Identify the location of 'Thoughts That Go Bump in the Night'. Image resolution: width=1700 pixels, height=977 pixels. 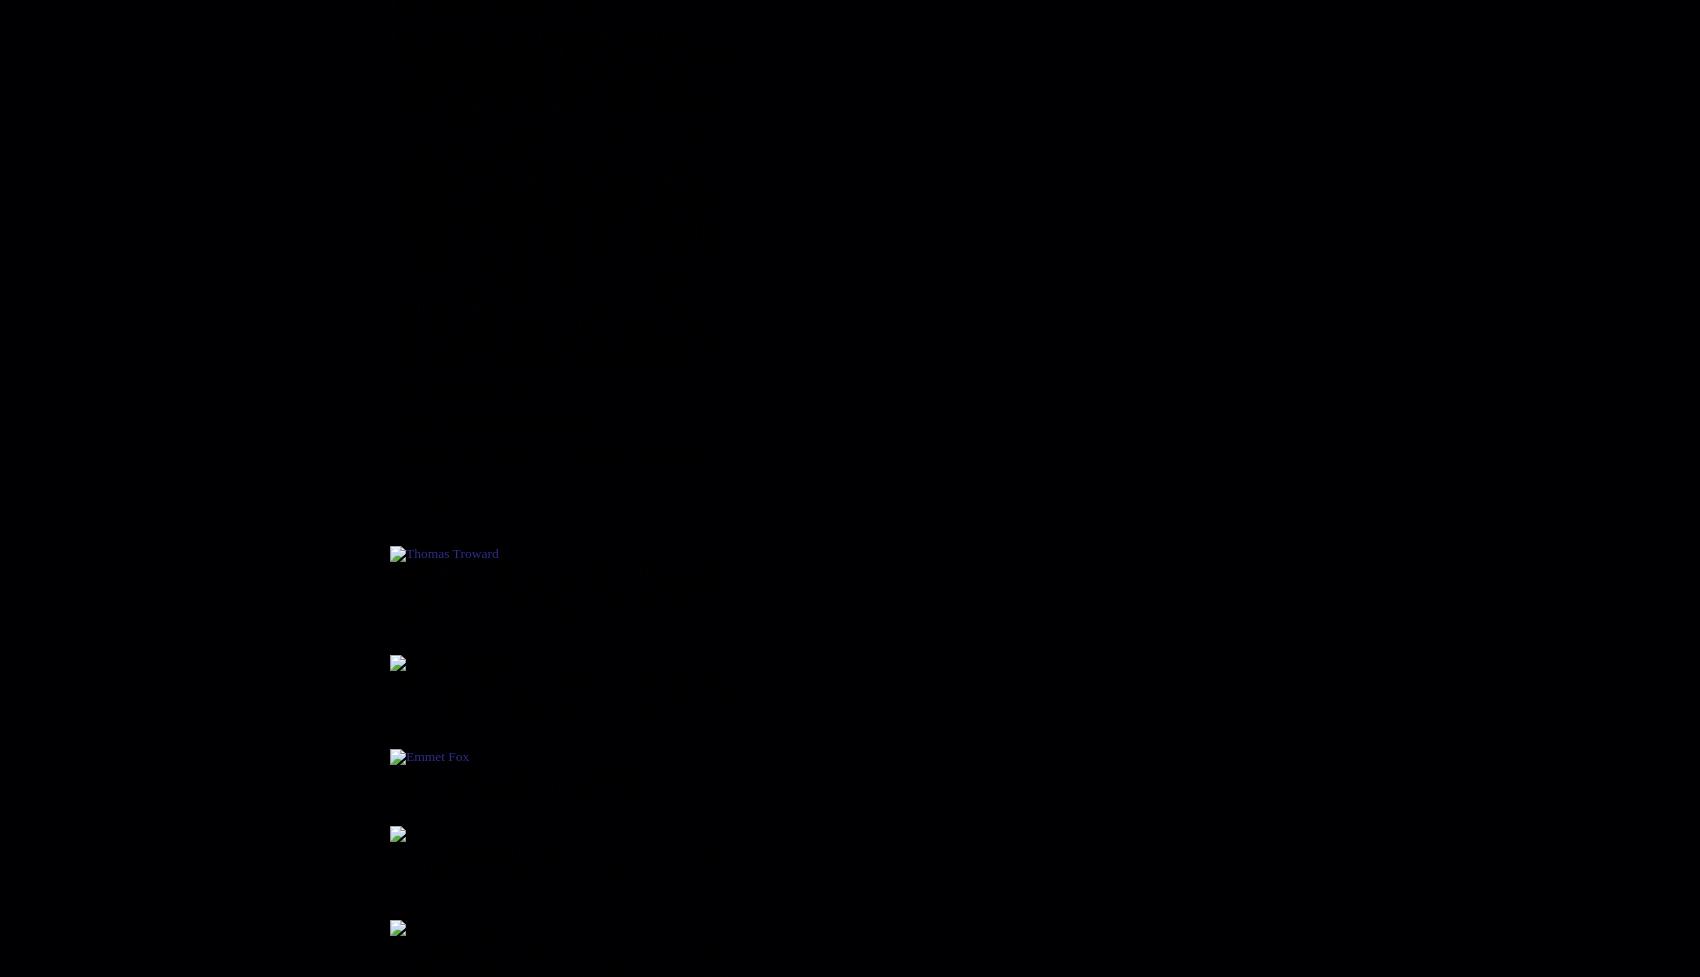
(531, 484).